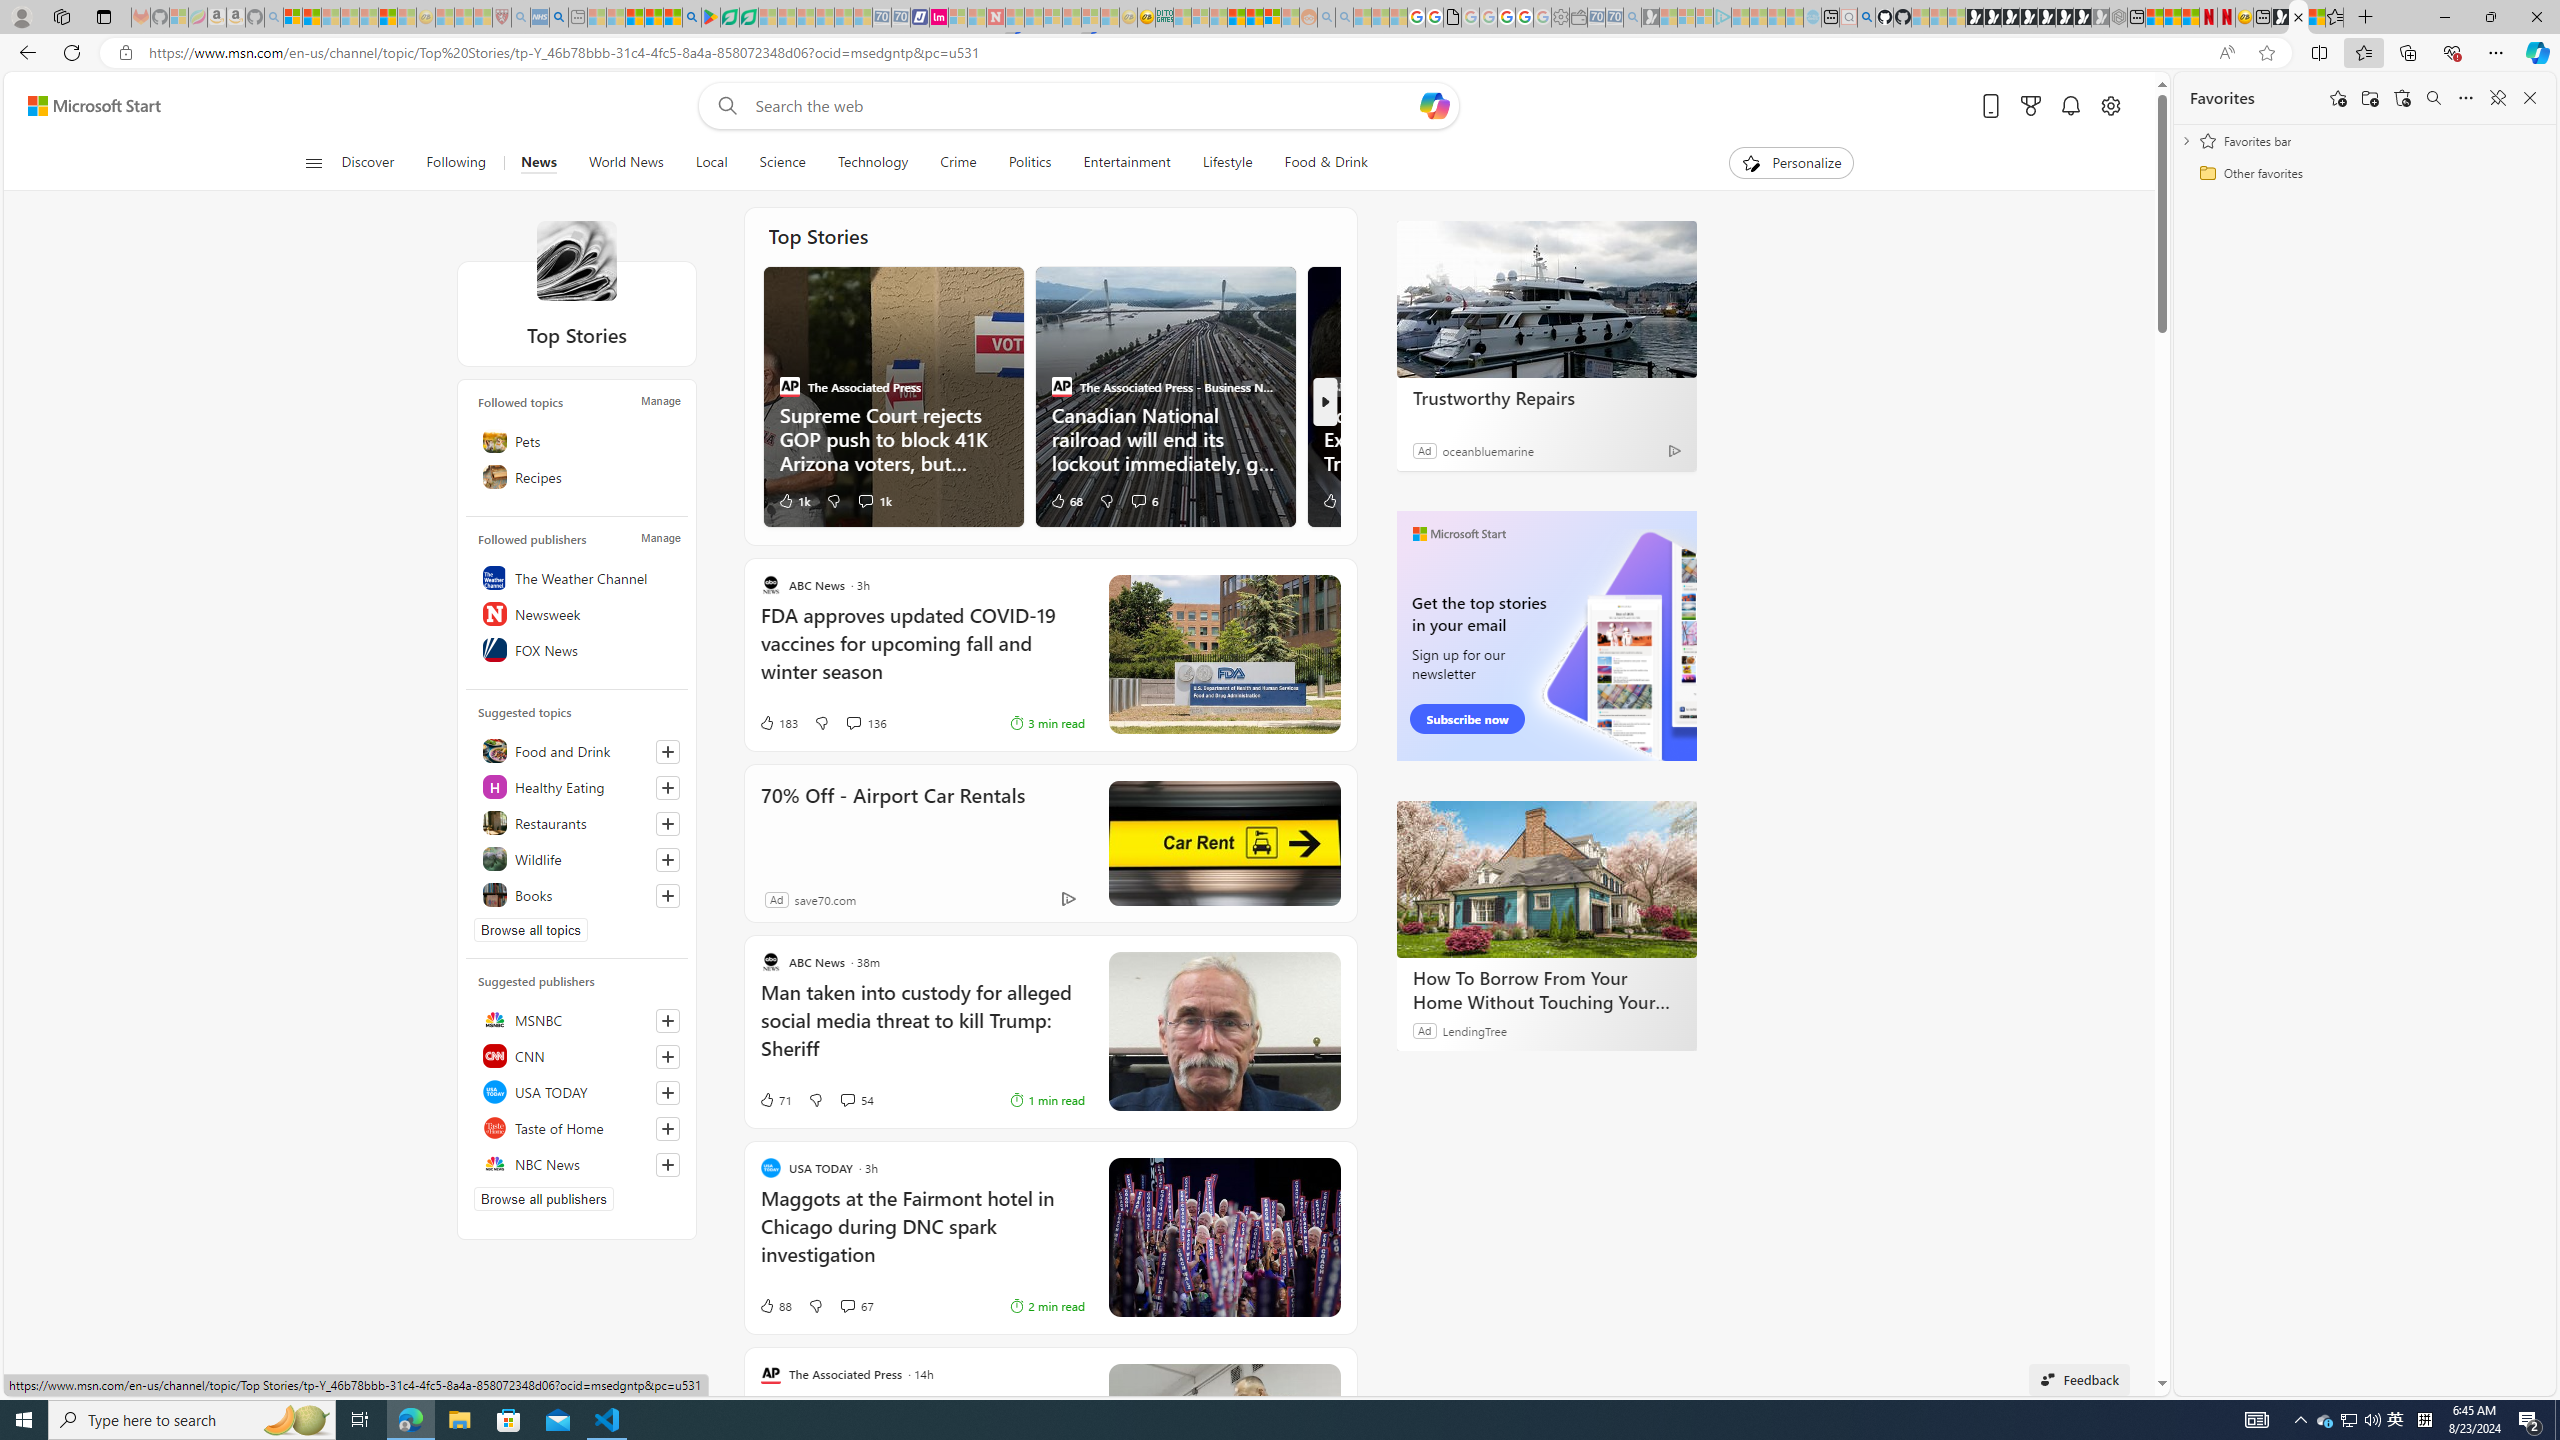 This screenshot has width=2560, height=1440. What do you see at coordinates (1137, 499) in the screenshot?
I see `'View comments 6 Comment'` at bounding box center [1137, 499].